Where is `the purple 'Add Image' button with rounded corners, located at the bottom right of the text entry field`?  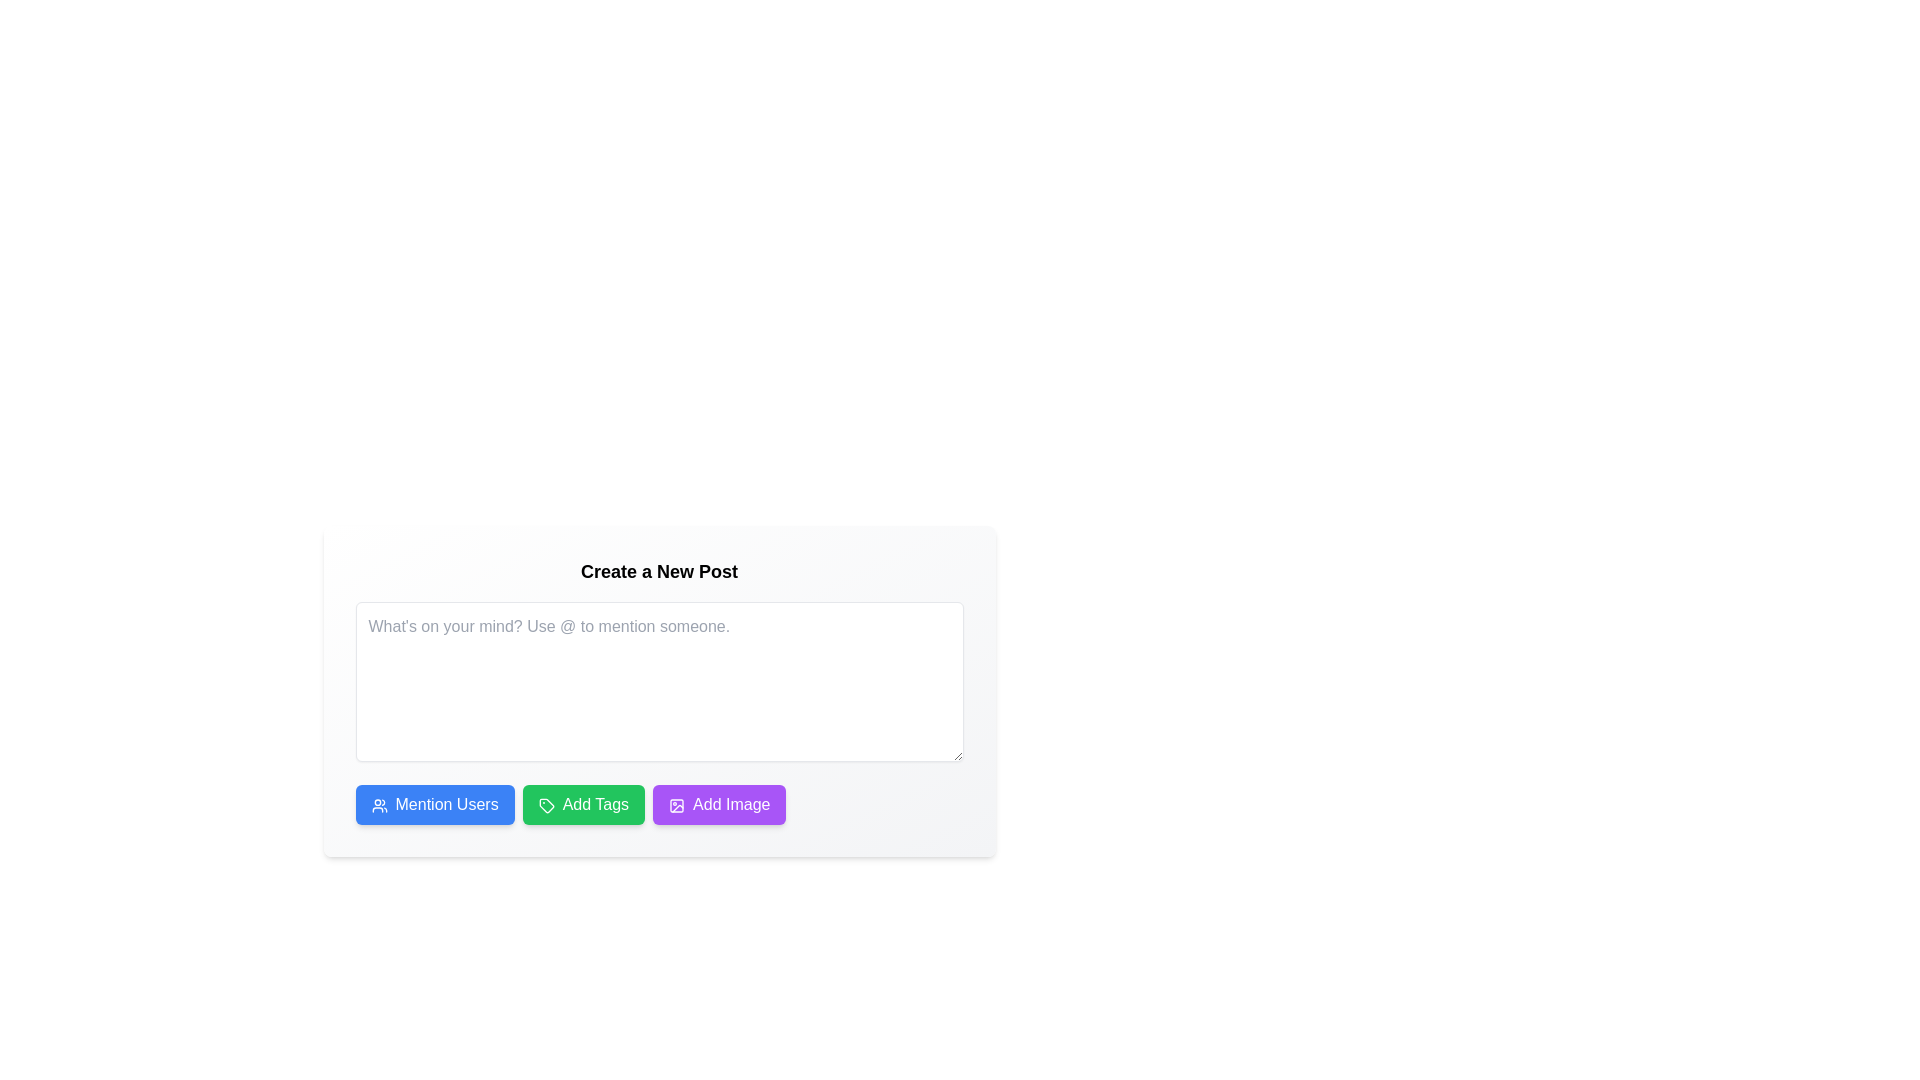
the purple 'Add Image' button with rounded corners, located at the bottom right of the text entry field is located at coordinates (719, 804).